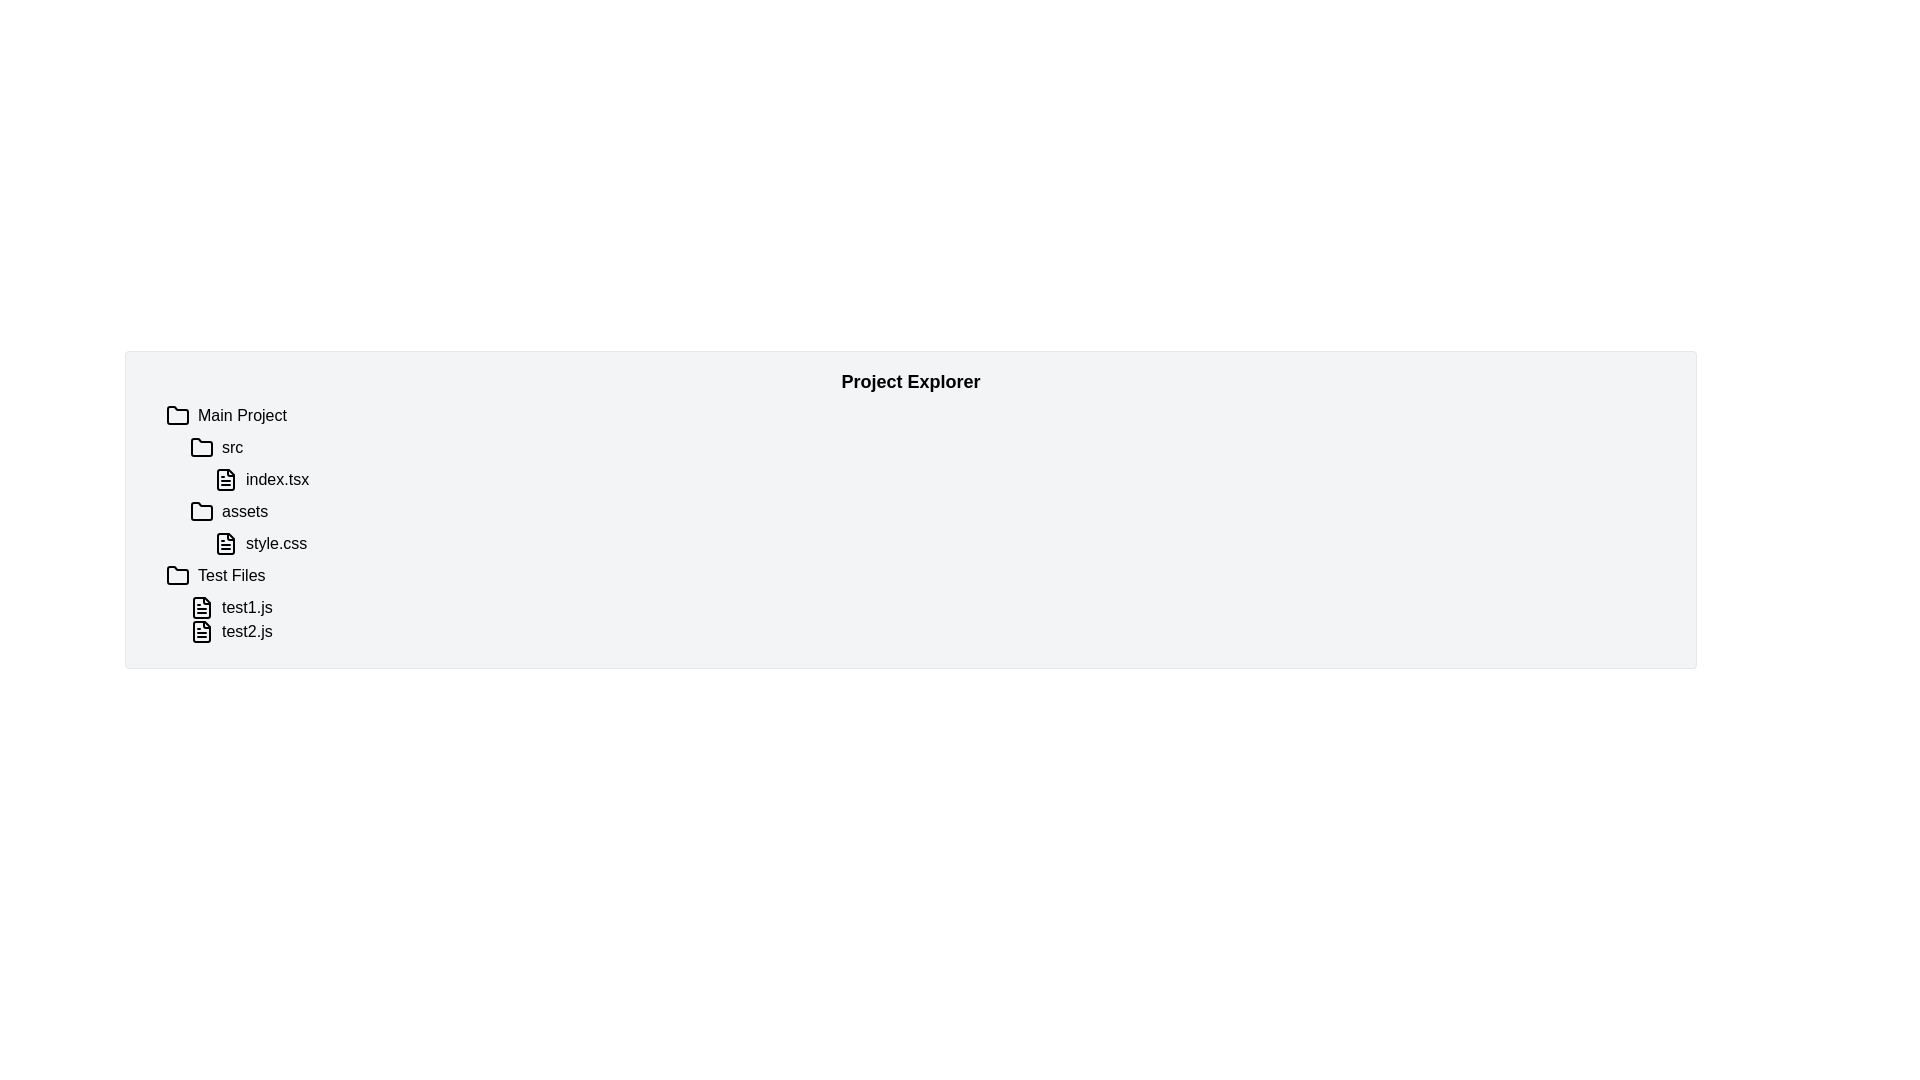 The image size is (1920, 1080). I want to click on the text label with the associated icon representing the file 'style.css' in the 'assets' folder, so click(275, 543).